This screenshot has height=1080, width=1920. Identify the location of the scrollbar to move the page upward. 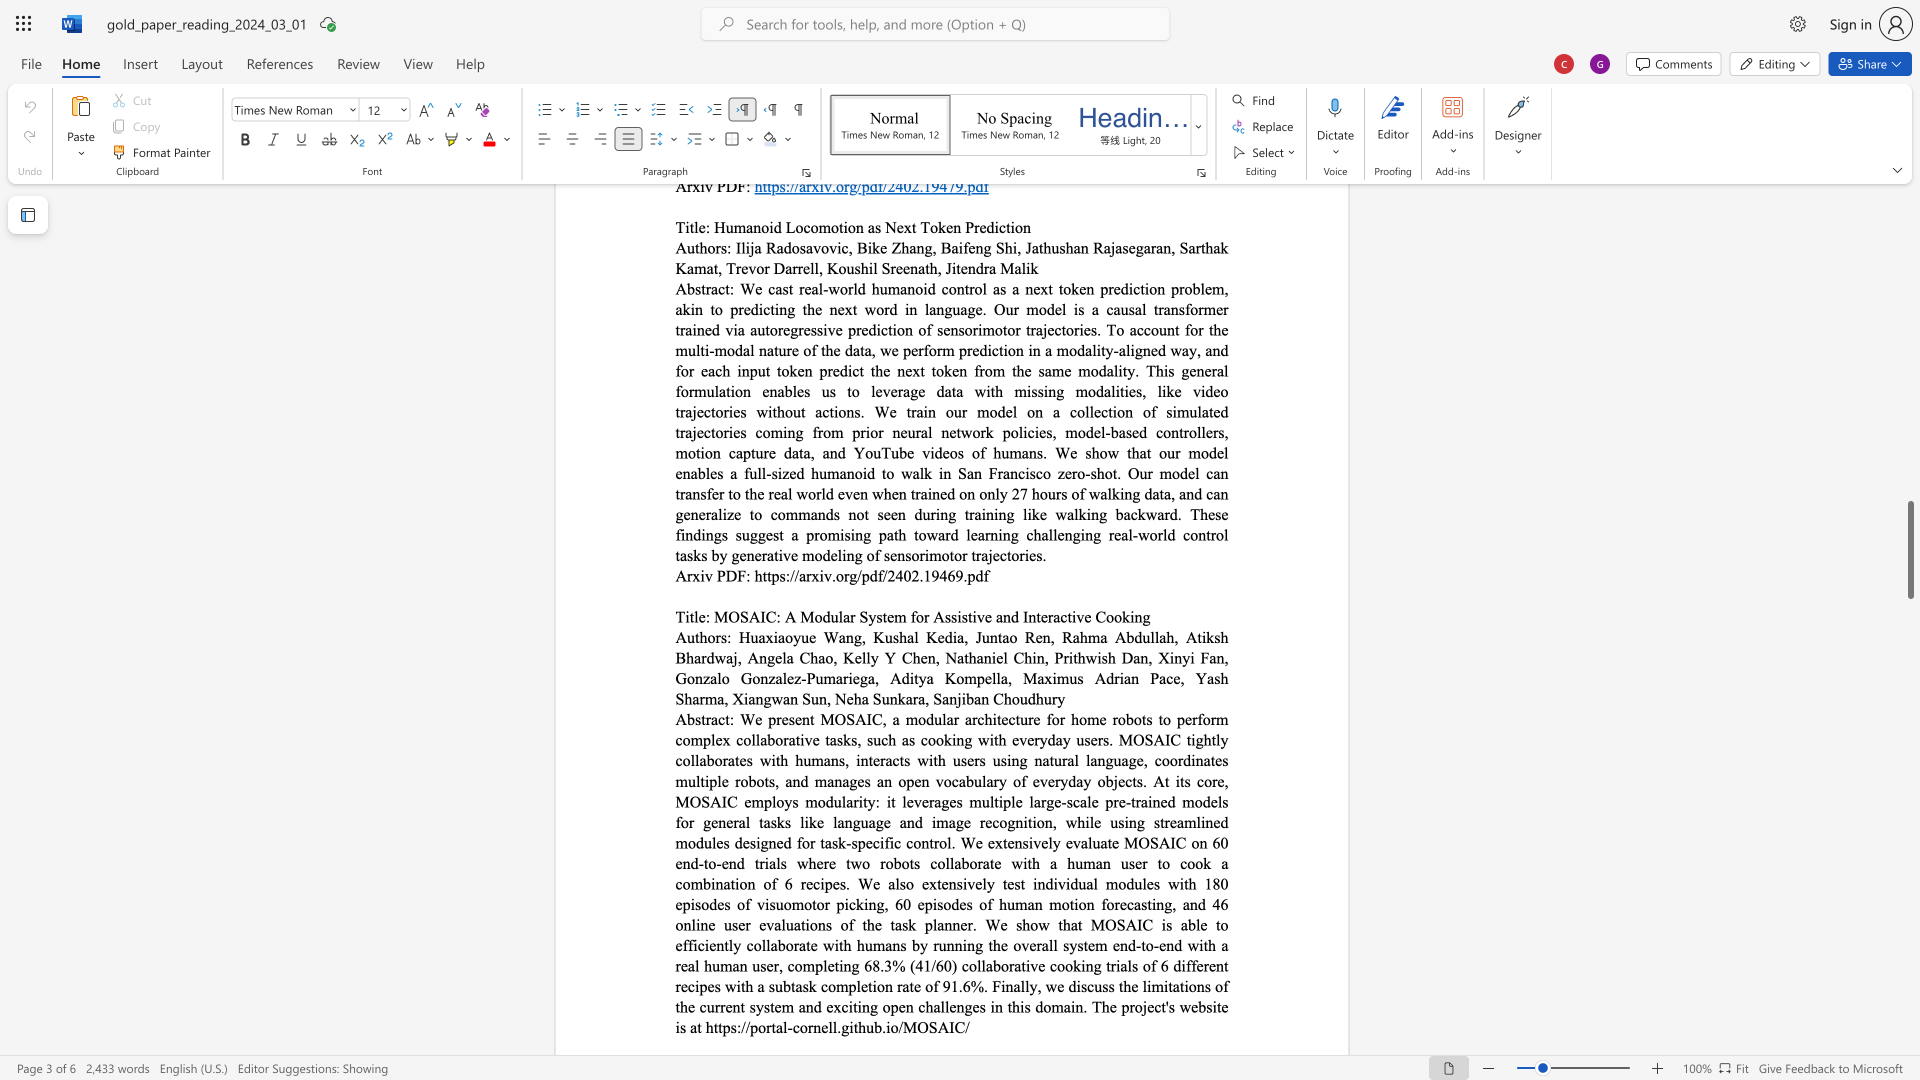
(1909, 219).